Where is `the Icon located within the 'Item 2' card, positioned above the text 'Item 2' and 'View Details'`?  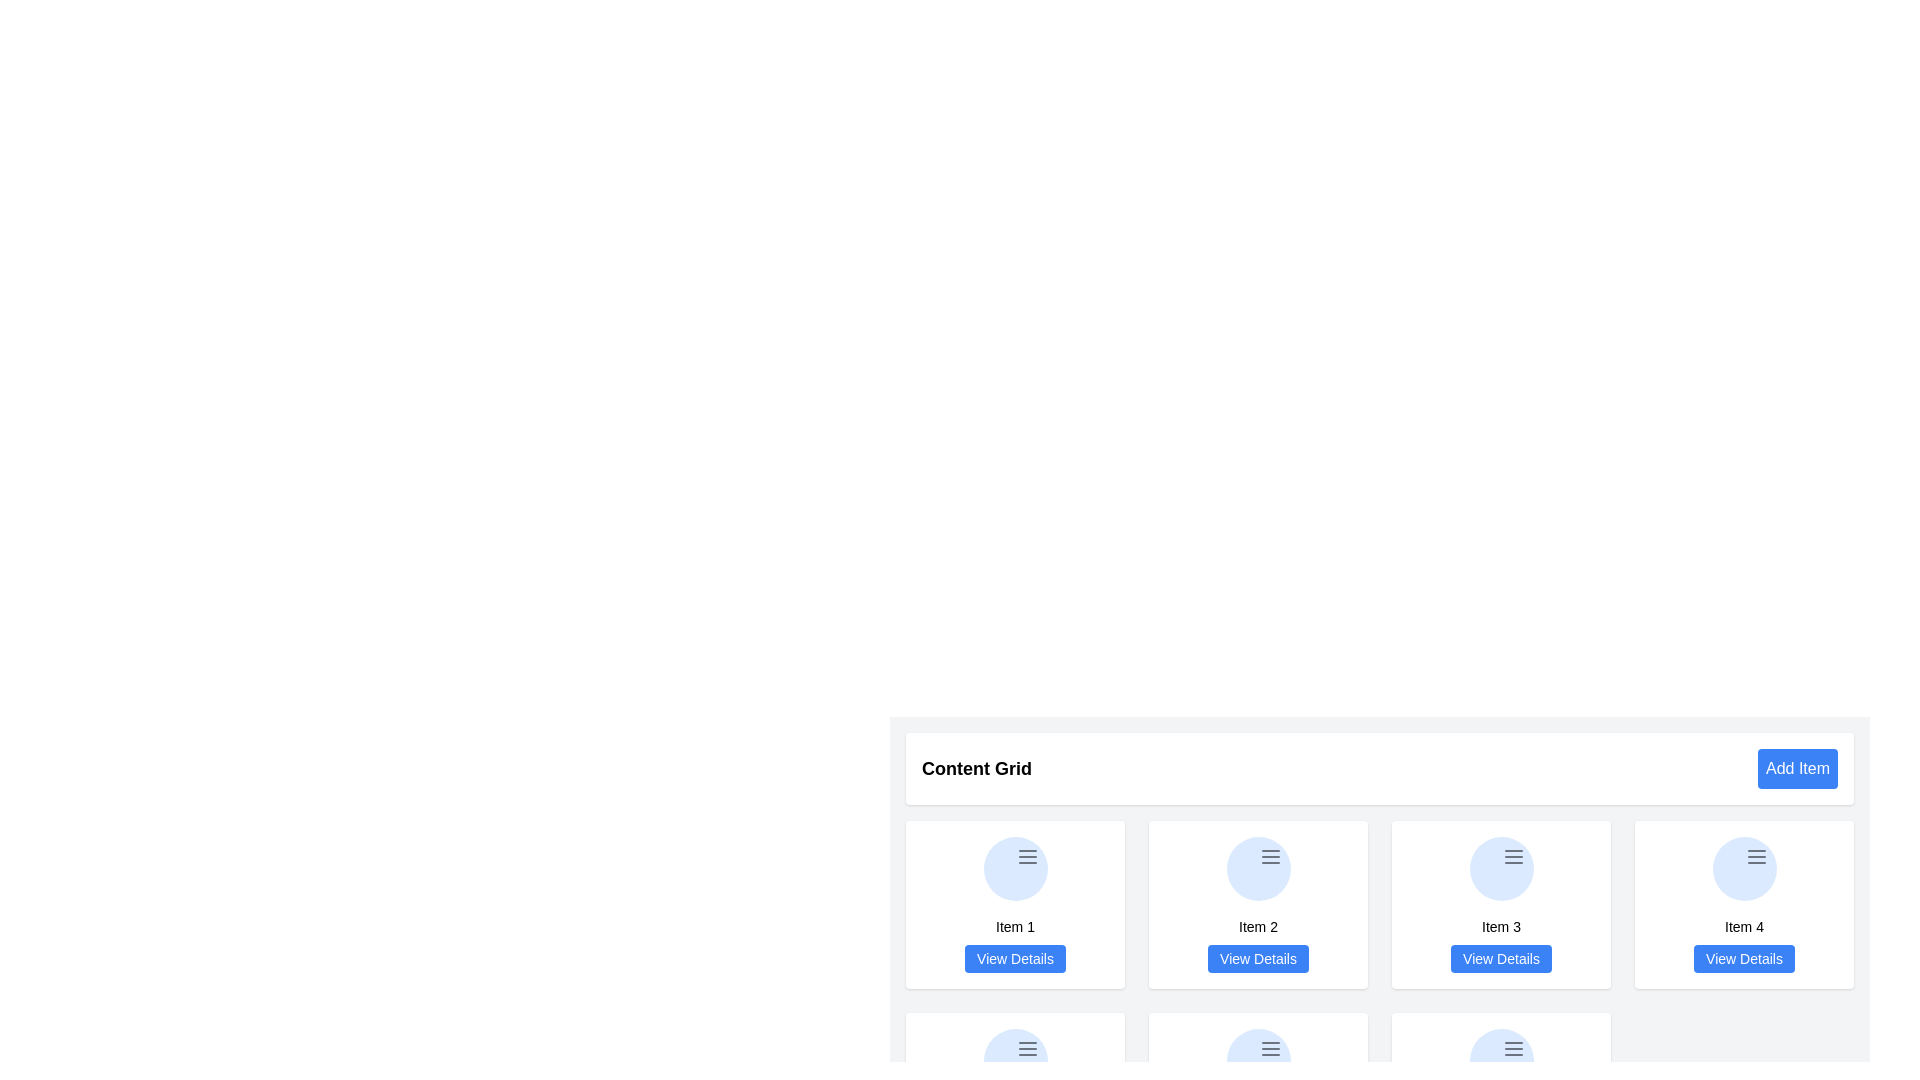
the Icon located within the 'Item 2' card, positioned above the text 'Item 2' and 'View Details' is located at coordinates (1257, 867).